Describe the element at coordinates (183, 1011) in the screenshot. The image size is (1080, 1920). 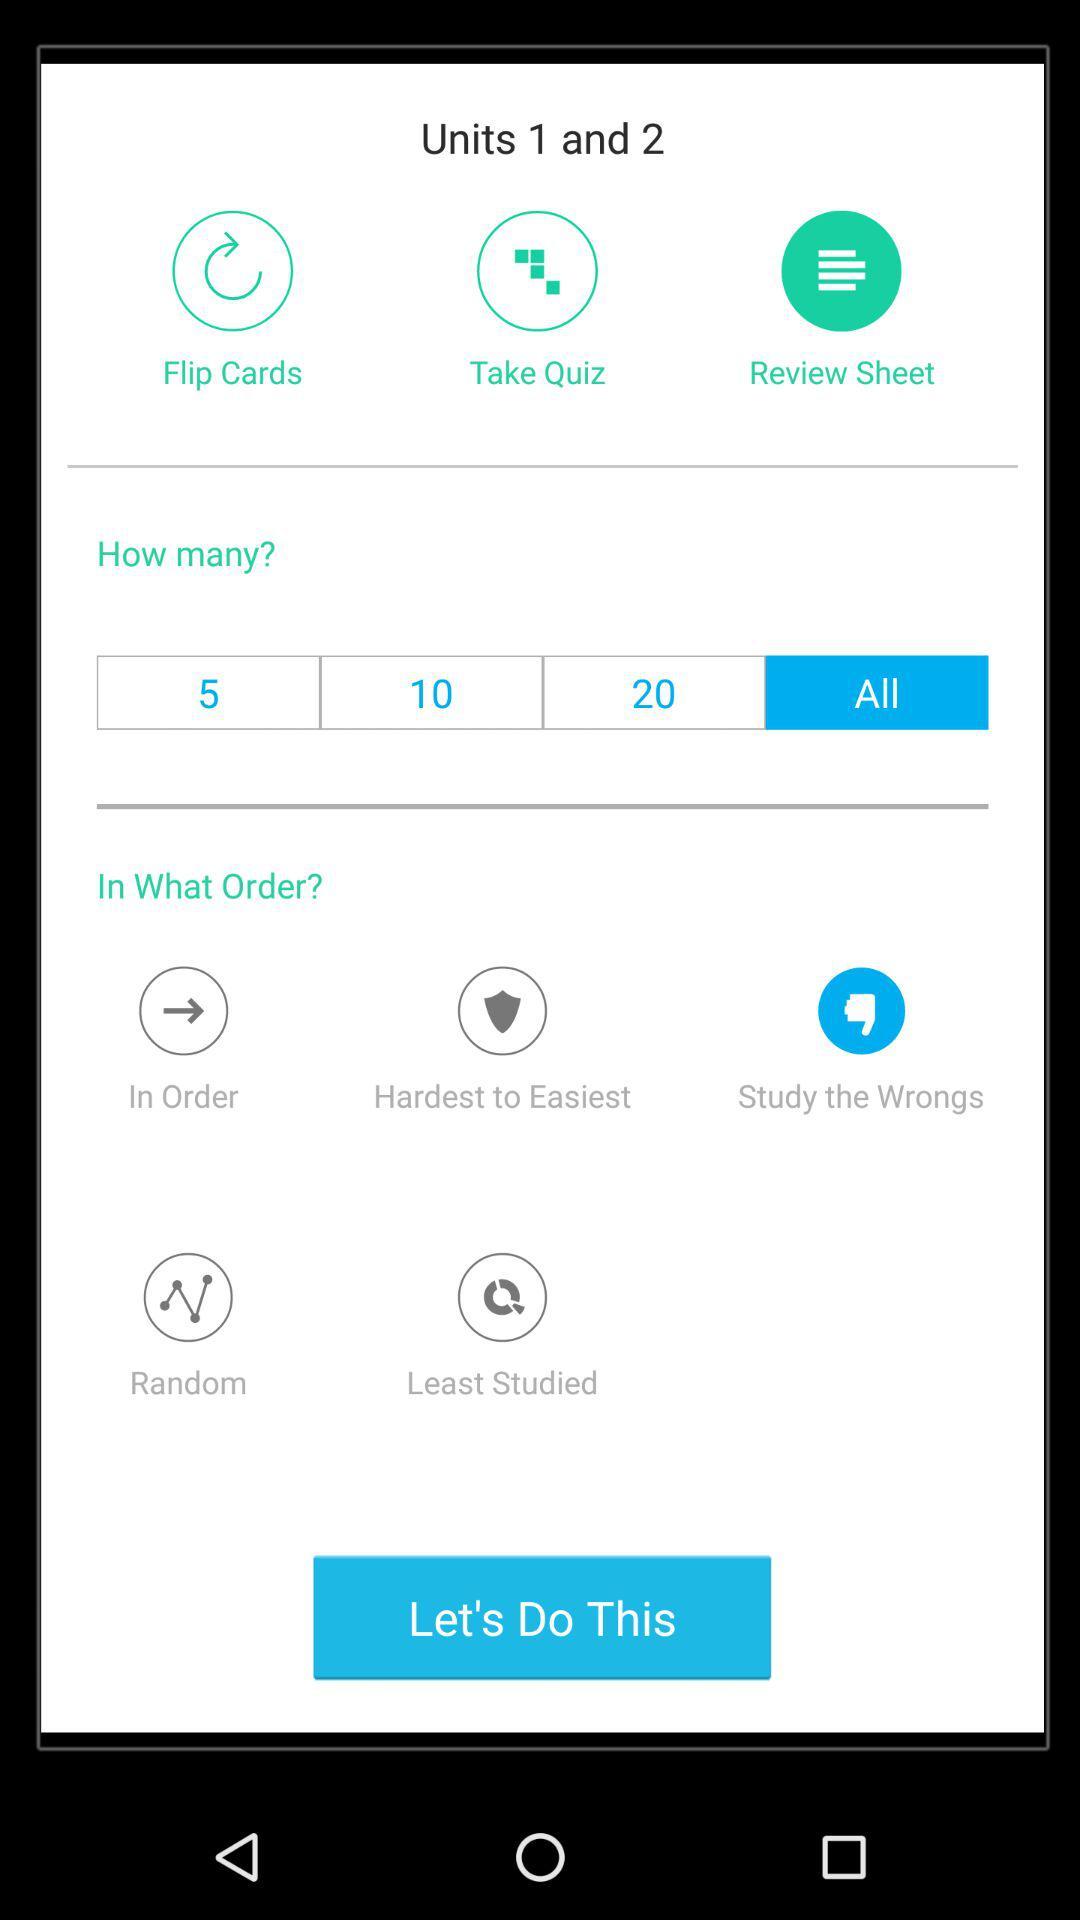
I see `open in order study questions` at that location.